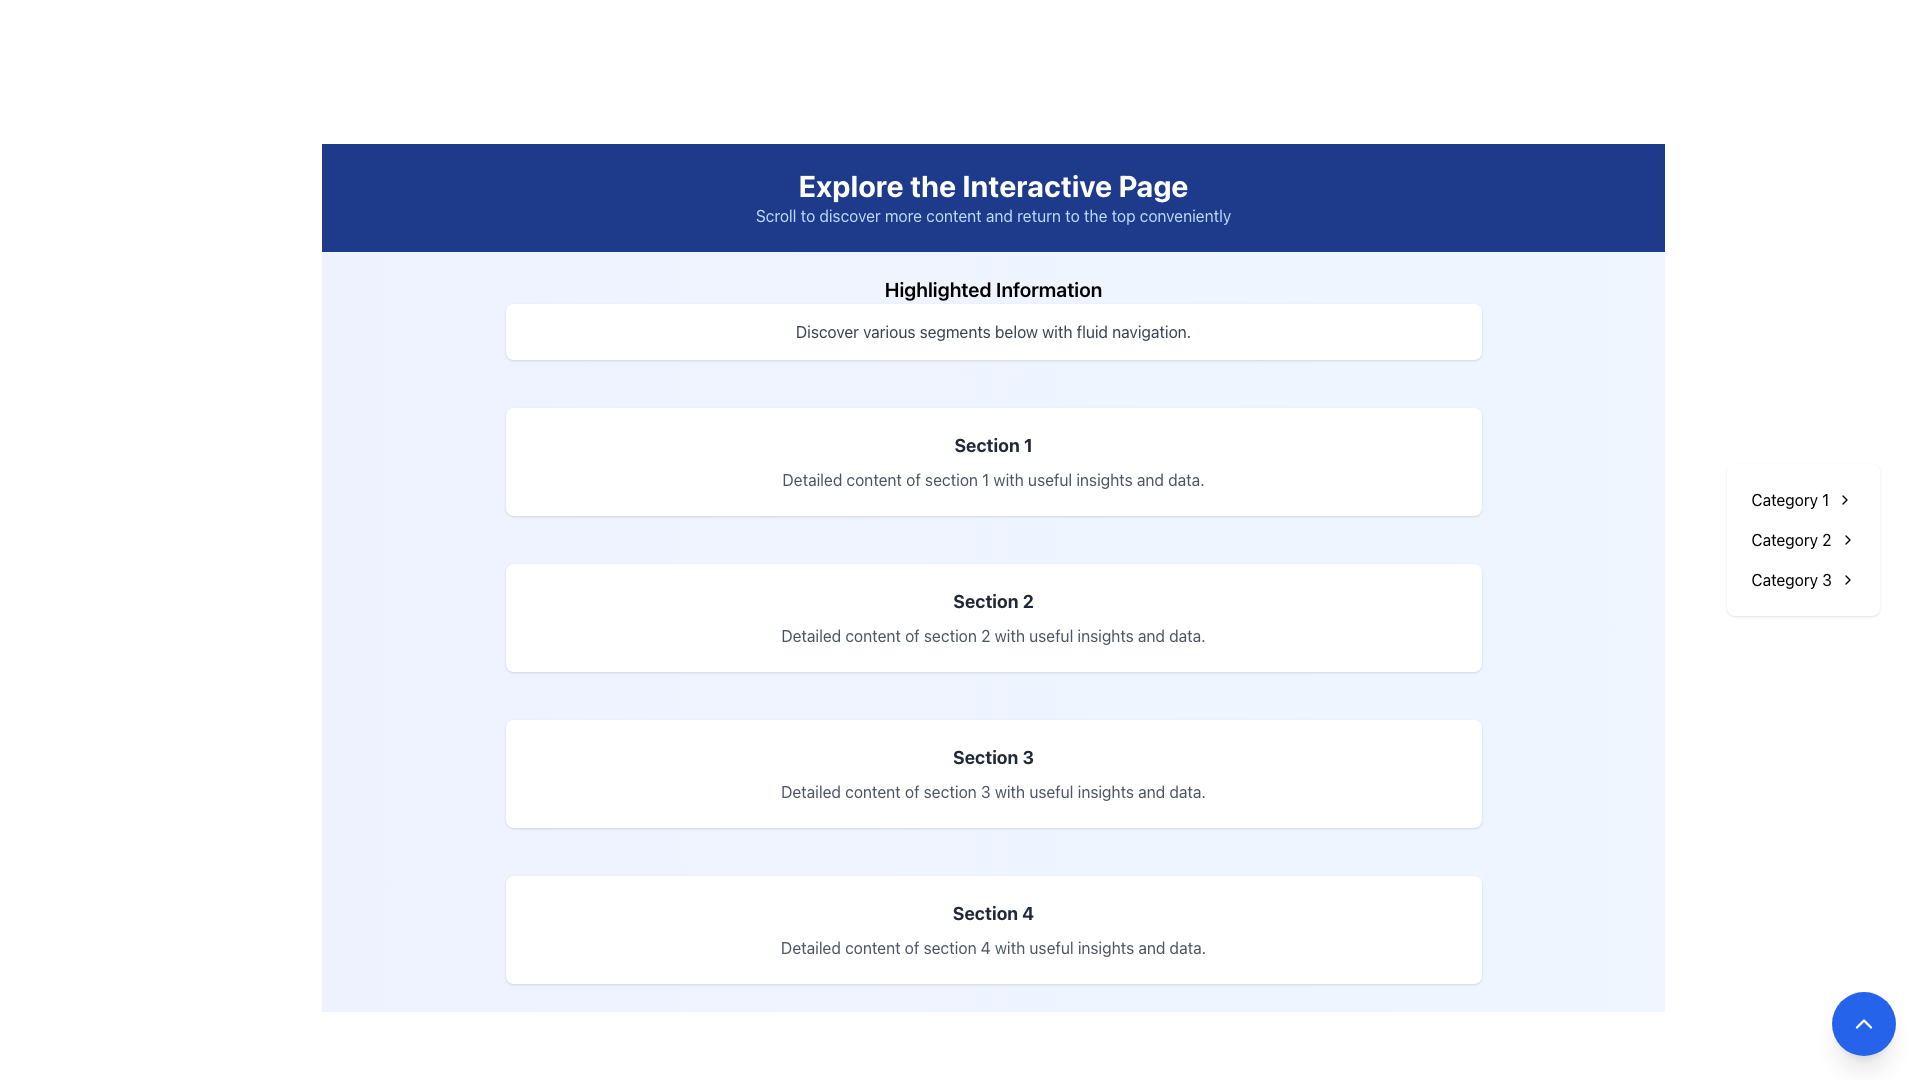 Image resolution: width=1920 pixels, height=1080 pixels. I want to click on the primary heading text label in the third section of the vertical list, which identifies the content below it, so click(993, 758).